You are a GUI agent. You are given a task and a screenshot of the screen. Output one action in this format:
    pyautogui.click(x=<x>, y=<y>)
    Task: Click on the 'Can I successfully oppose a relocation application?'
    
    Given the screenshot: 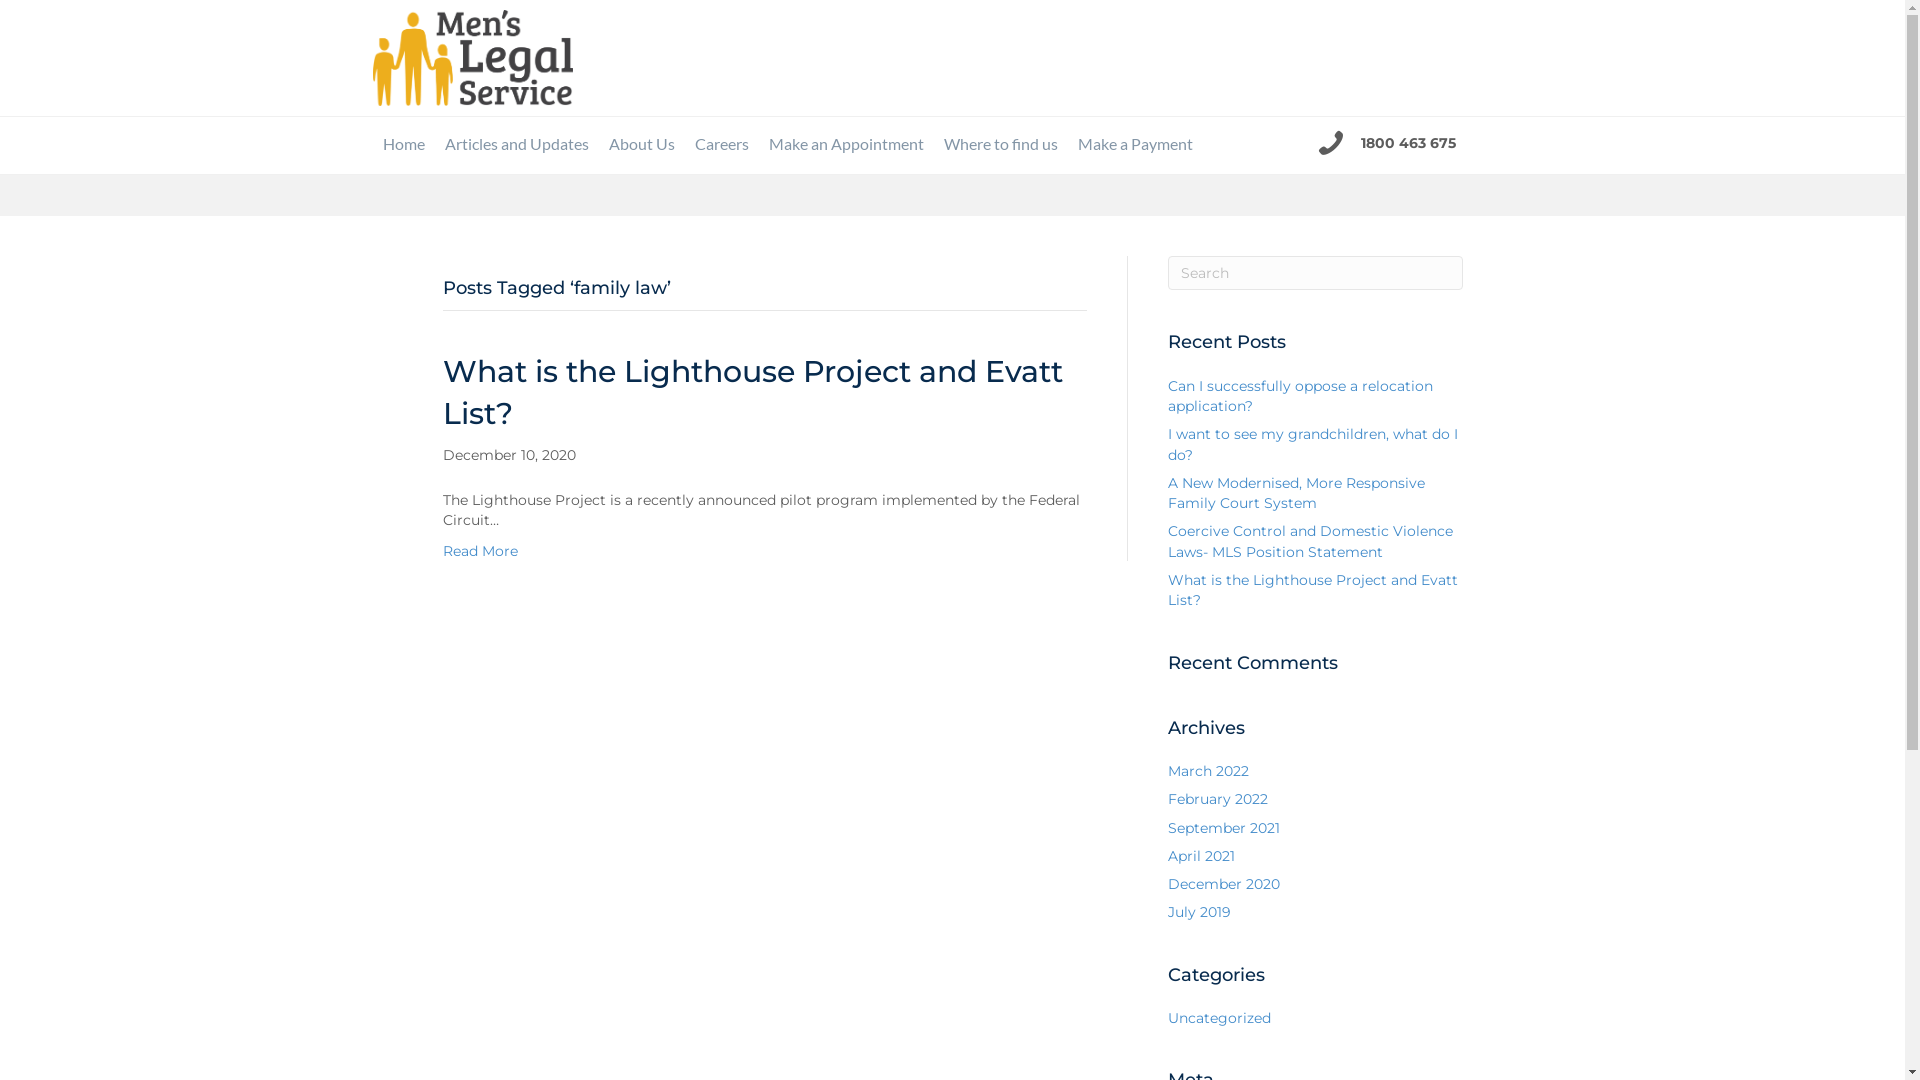 What is the action you would take?
    pyautogui.click(x=1300, y=396)
    